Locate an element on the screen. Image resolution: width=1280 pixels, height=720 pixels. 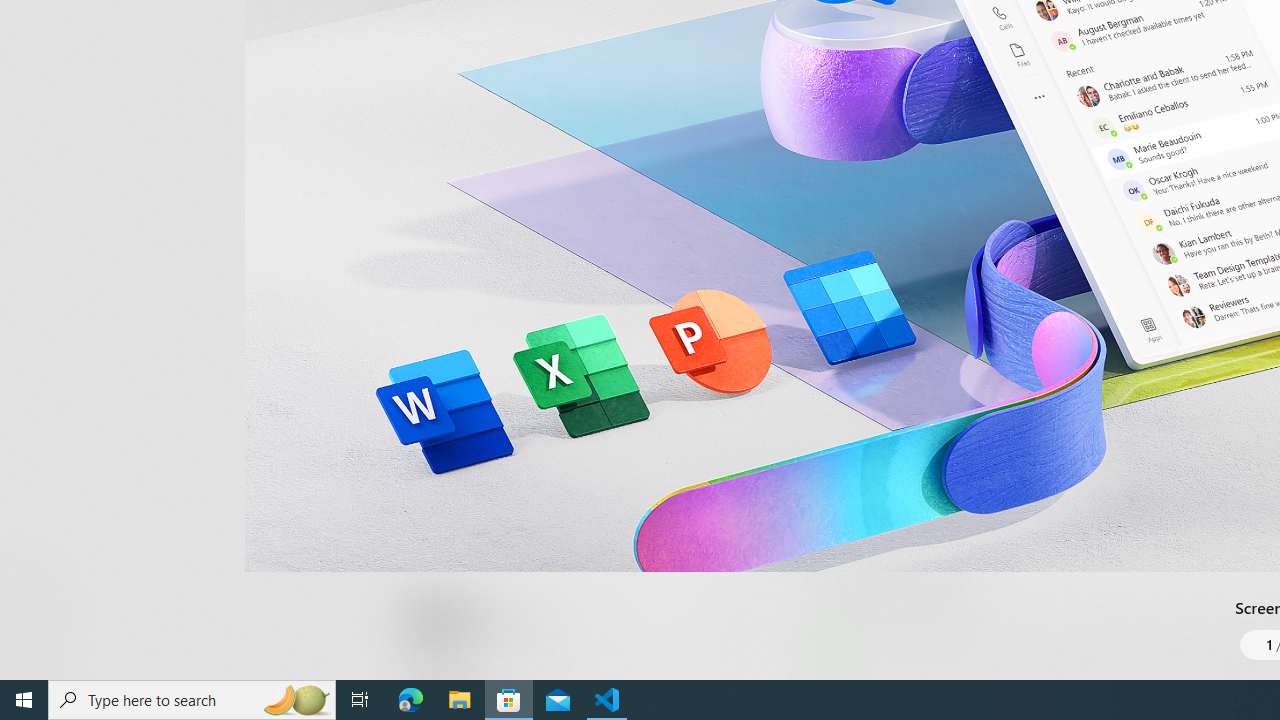
'Show all ratings and reviews' is located at coordinates (839, 207).